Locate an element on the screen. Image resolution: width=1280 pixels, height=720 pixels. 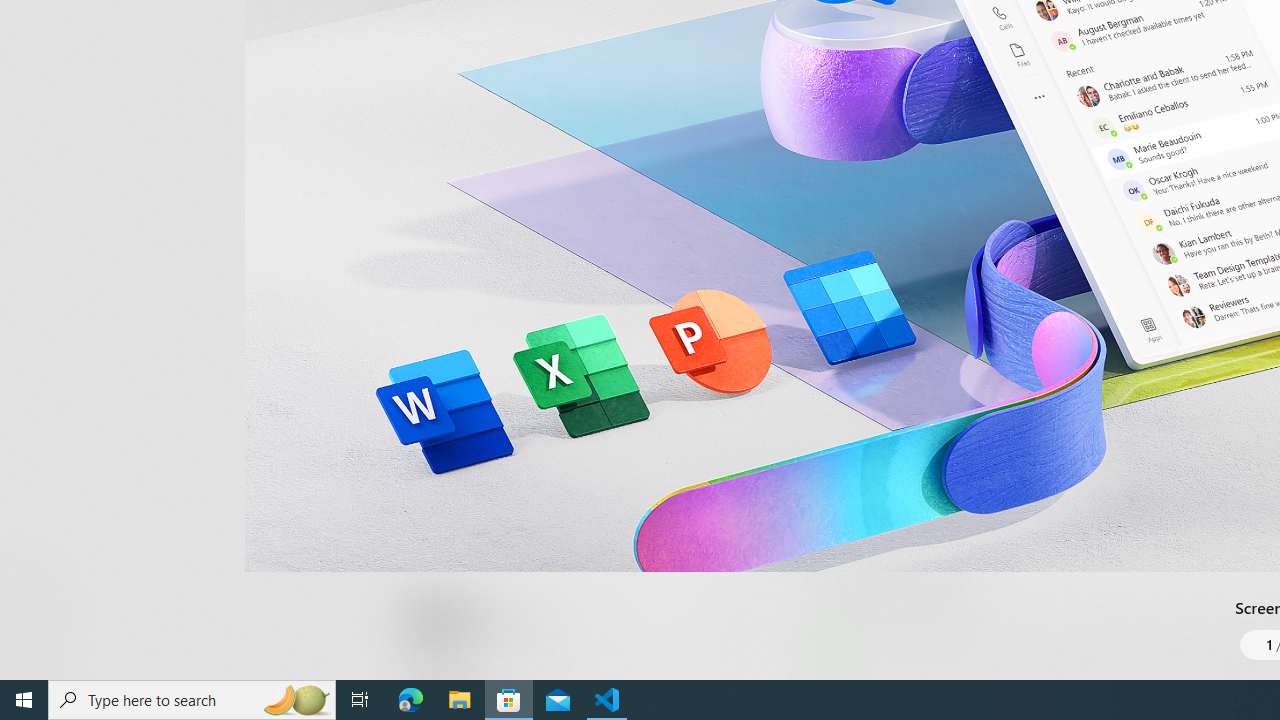
'Show all ratings and reviews' is located at coordinates (839, 207).